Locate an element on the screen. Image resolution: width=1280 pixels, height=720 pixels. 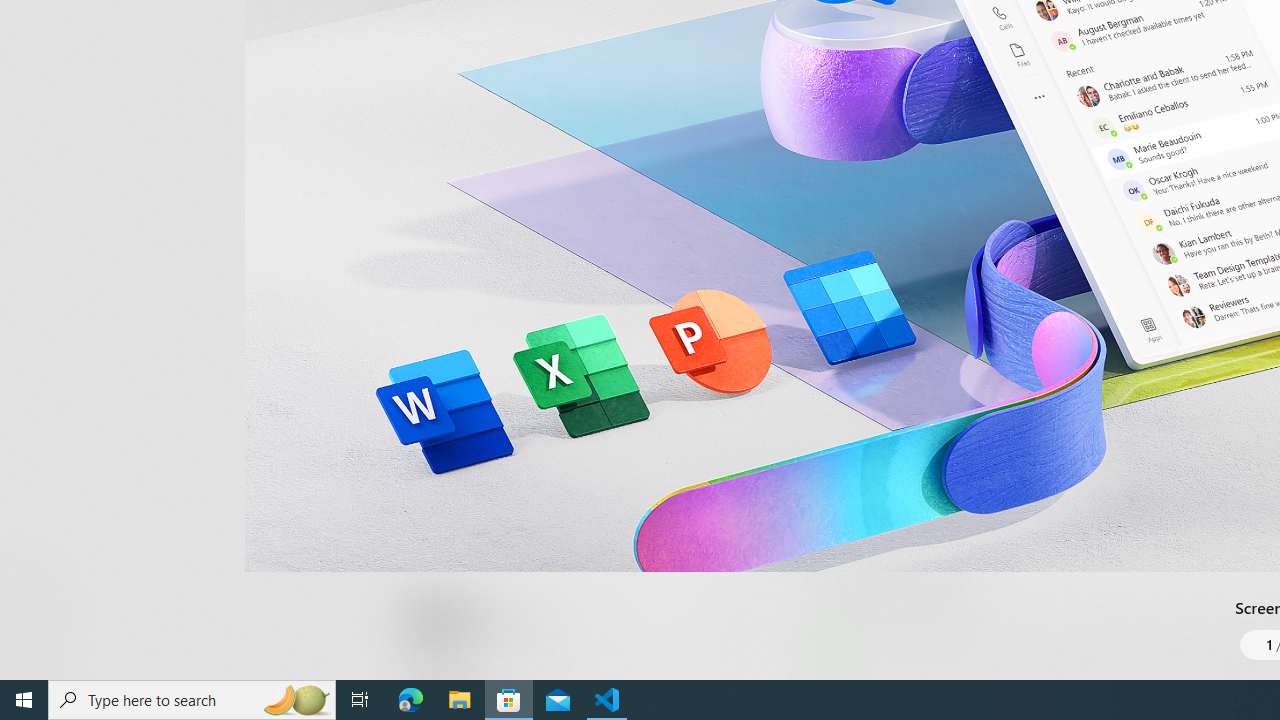
'Show all ratings and reviews' is located at coordinates (839, 207).